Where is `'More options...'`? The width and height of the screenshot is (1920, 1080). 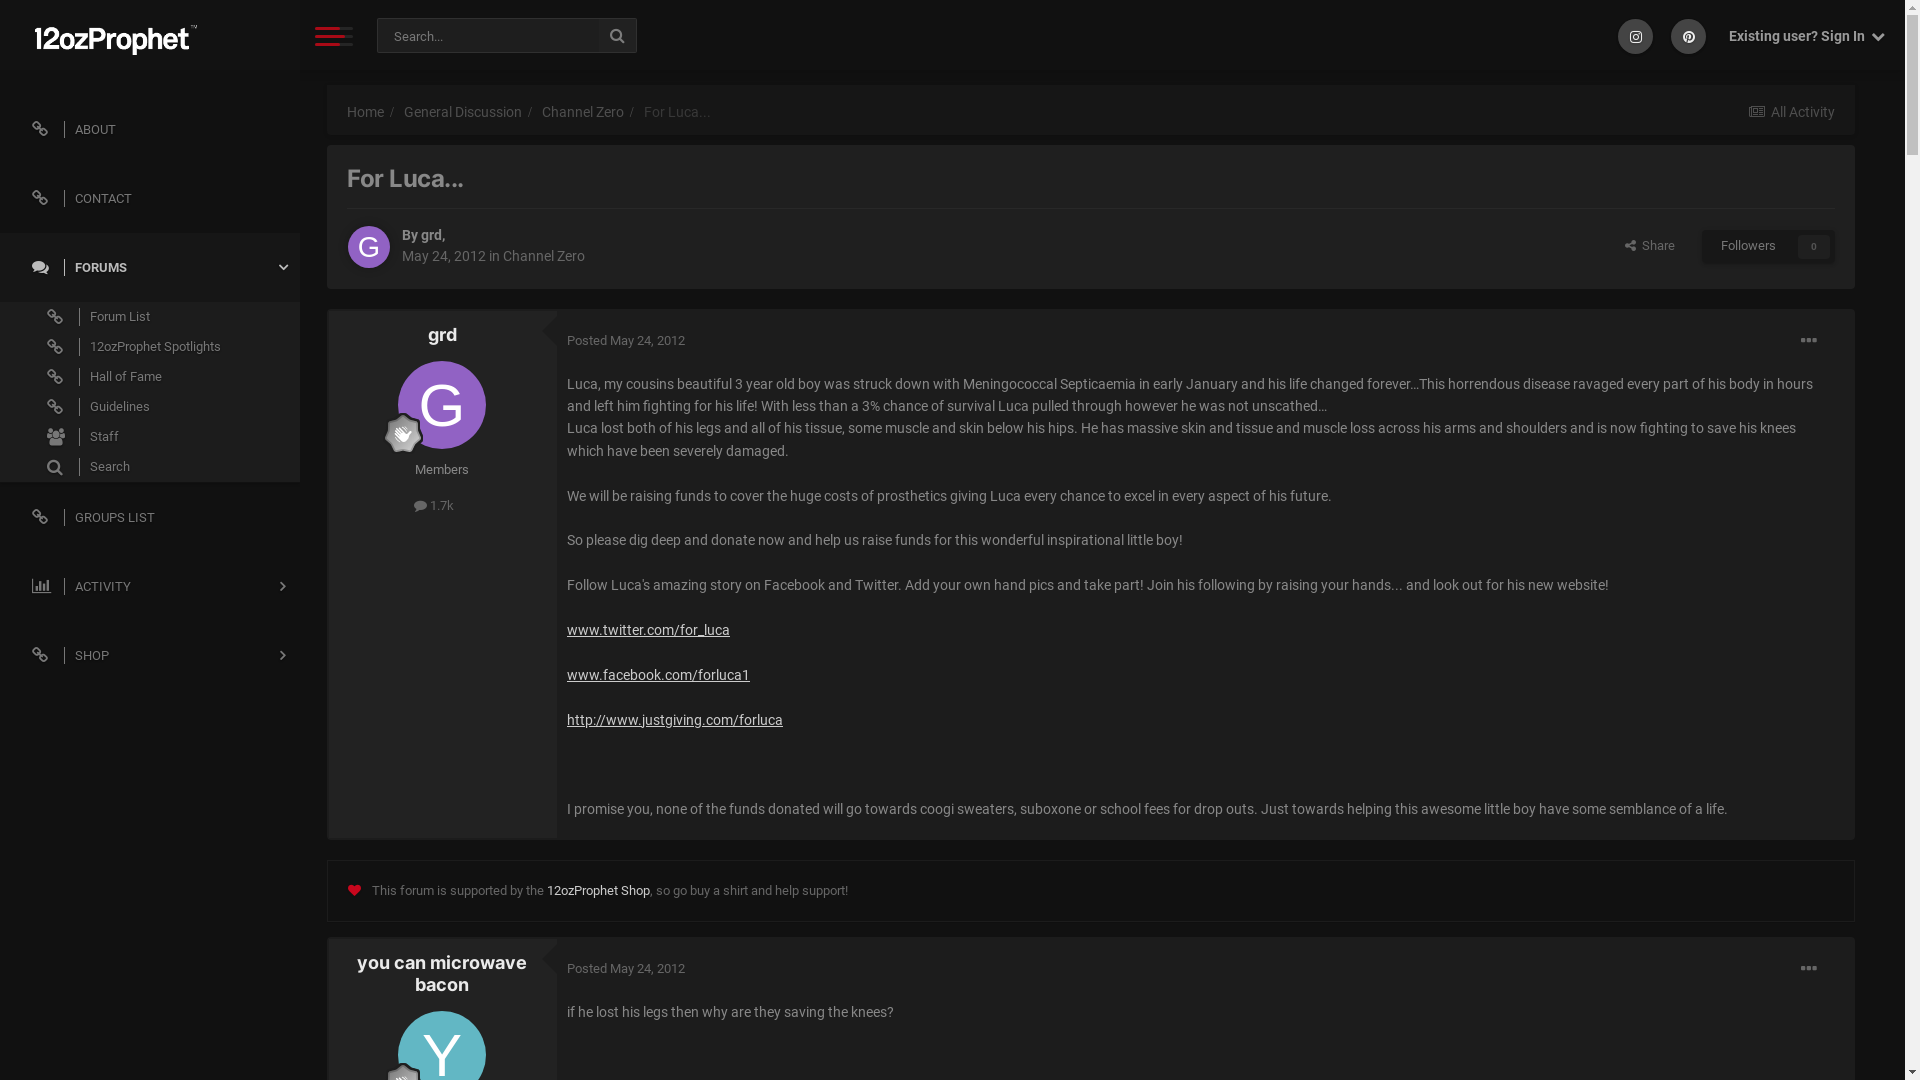
'More options...' is located at coordinates (1789, 339).